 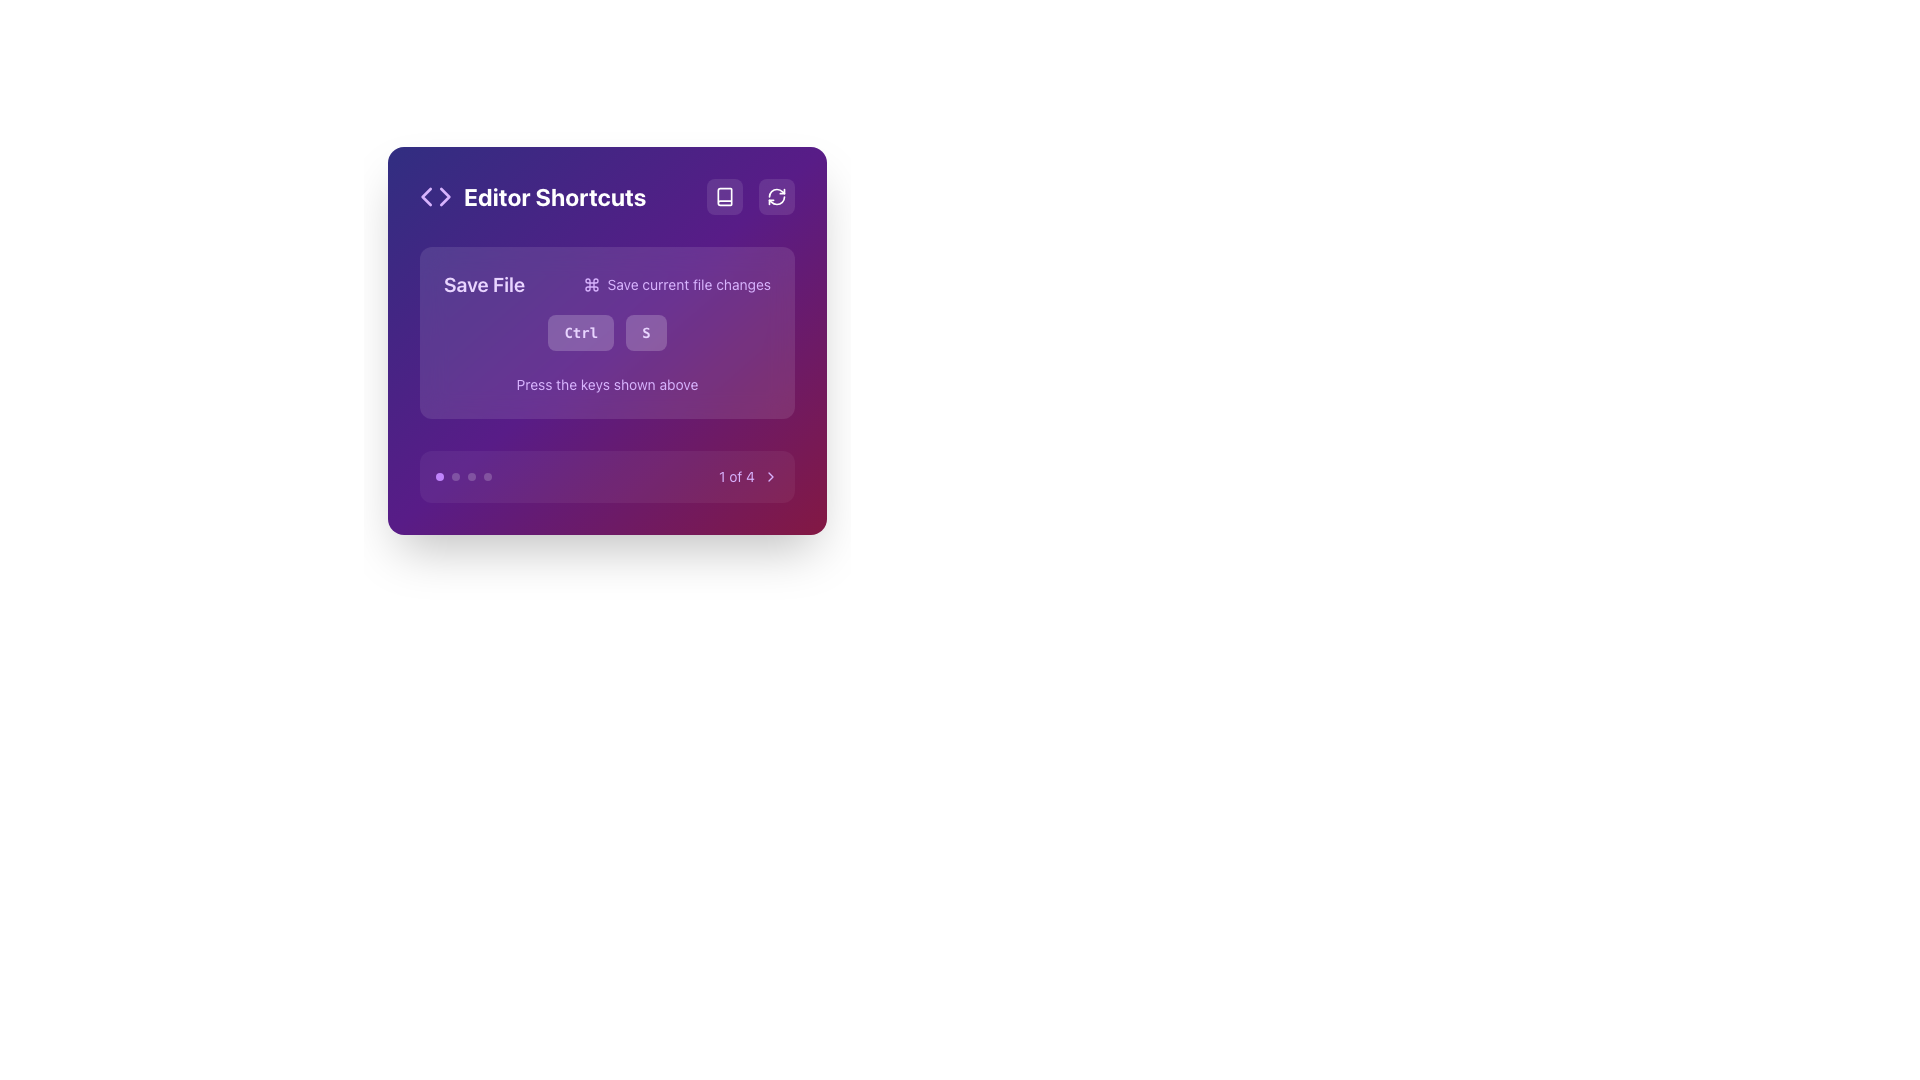 What do you see at coordinates (723, 196) in the screenshot?
I see `the icon button located in the top-right corner of the 'Editor Shortcuts' panel, which resembles a book and is slightly to the left of another icon` at bounding box center [723, 196].